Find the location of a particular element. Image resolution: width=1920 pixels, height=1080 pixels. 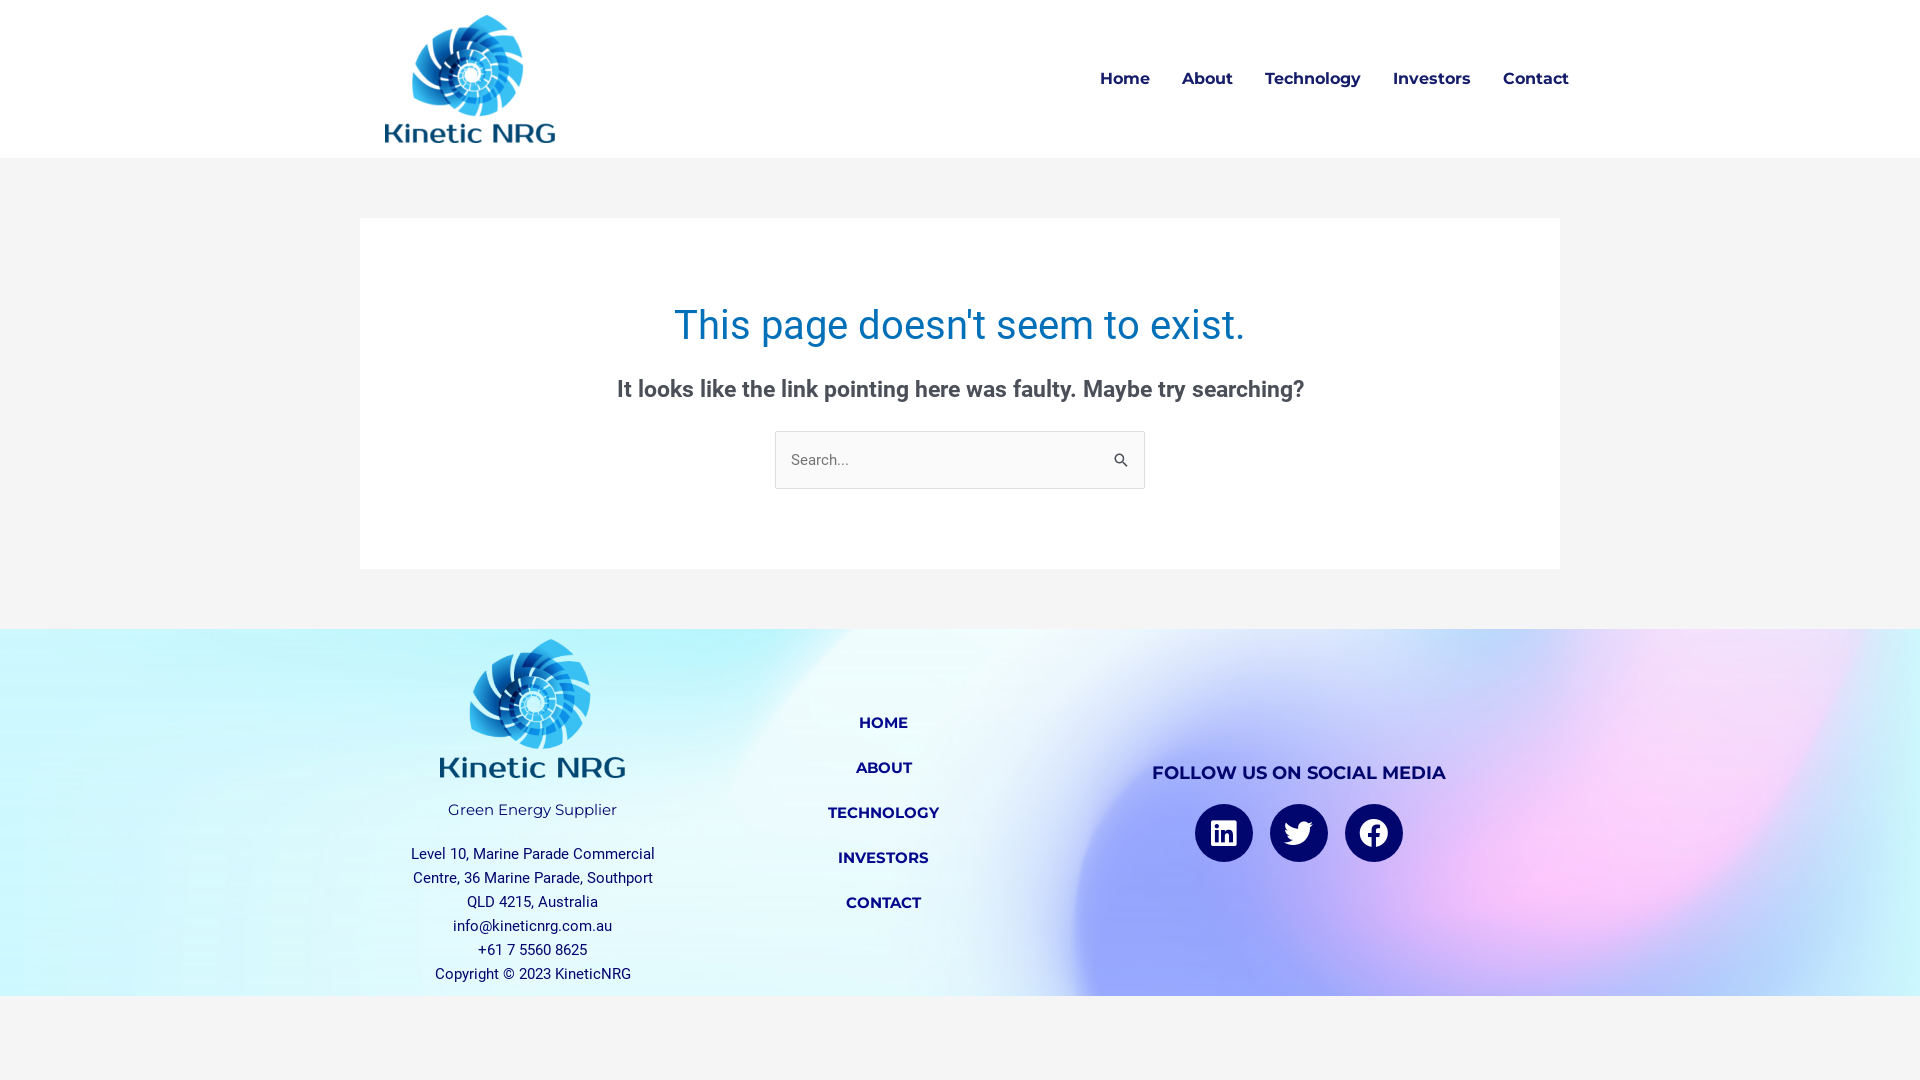

'ABOUT' is located at coordinates (882, 766).